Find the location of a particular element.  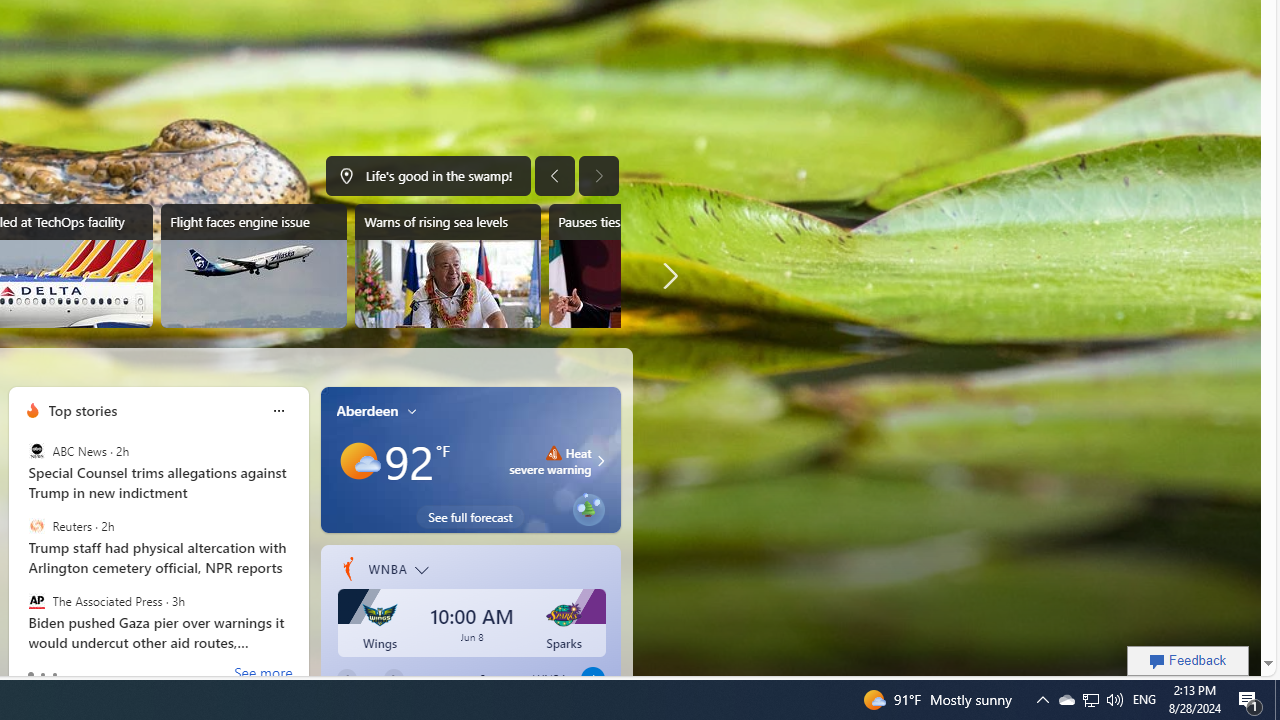

'tab-0' is located at coordinates (30, 675).